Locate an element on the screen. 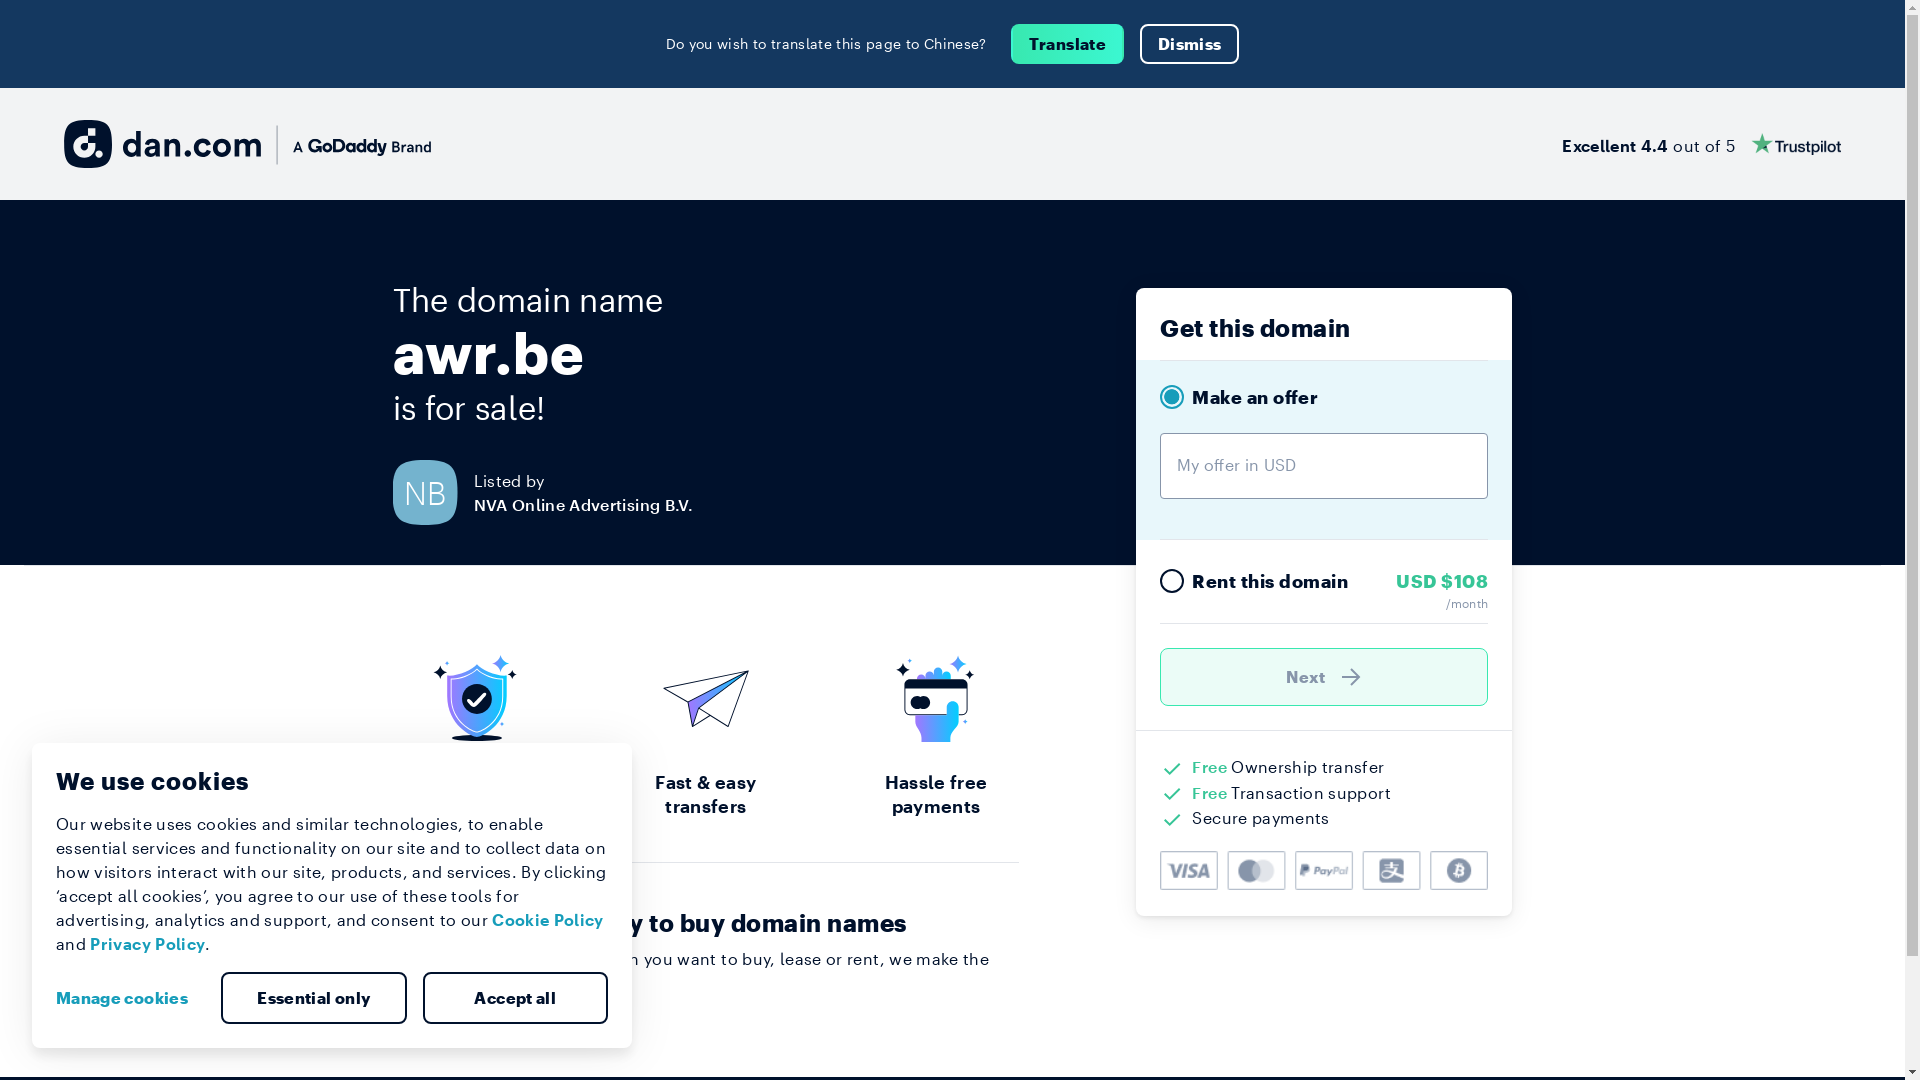  'Essential only' is located at coordinates (312, 998).